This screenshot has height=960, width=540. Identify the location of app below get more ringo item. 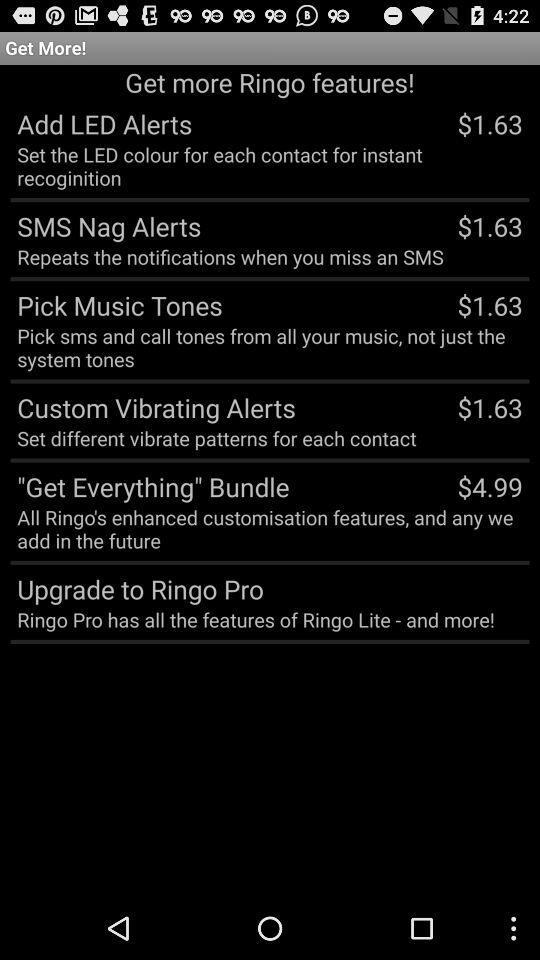
(100, 122).